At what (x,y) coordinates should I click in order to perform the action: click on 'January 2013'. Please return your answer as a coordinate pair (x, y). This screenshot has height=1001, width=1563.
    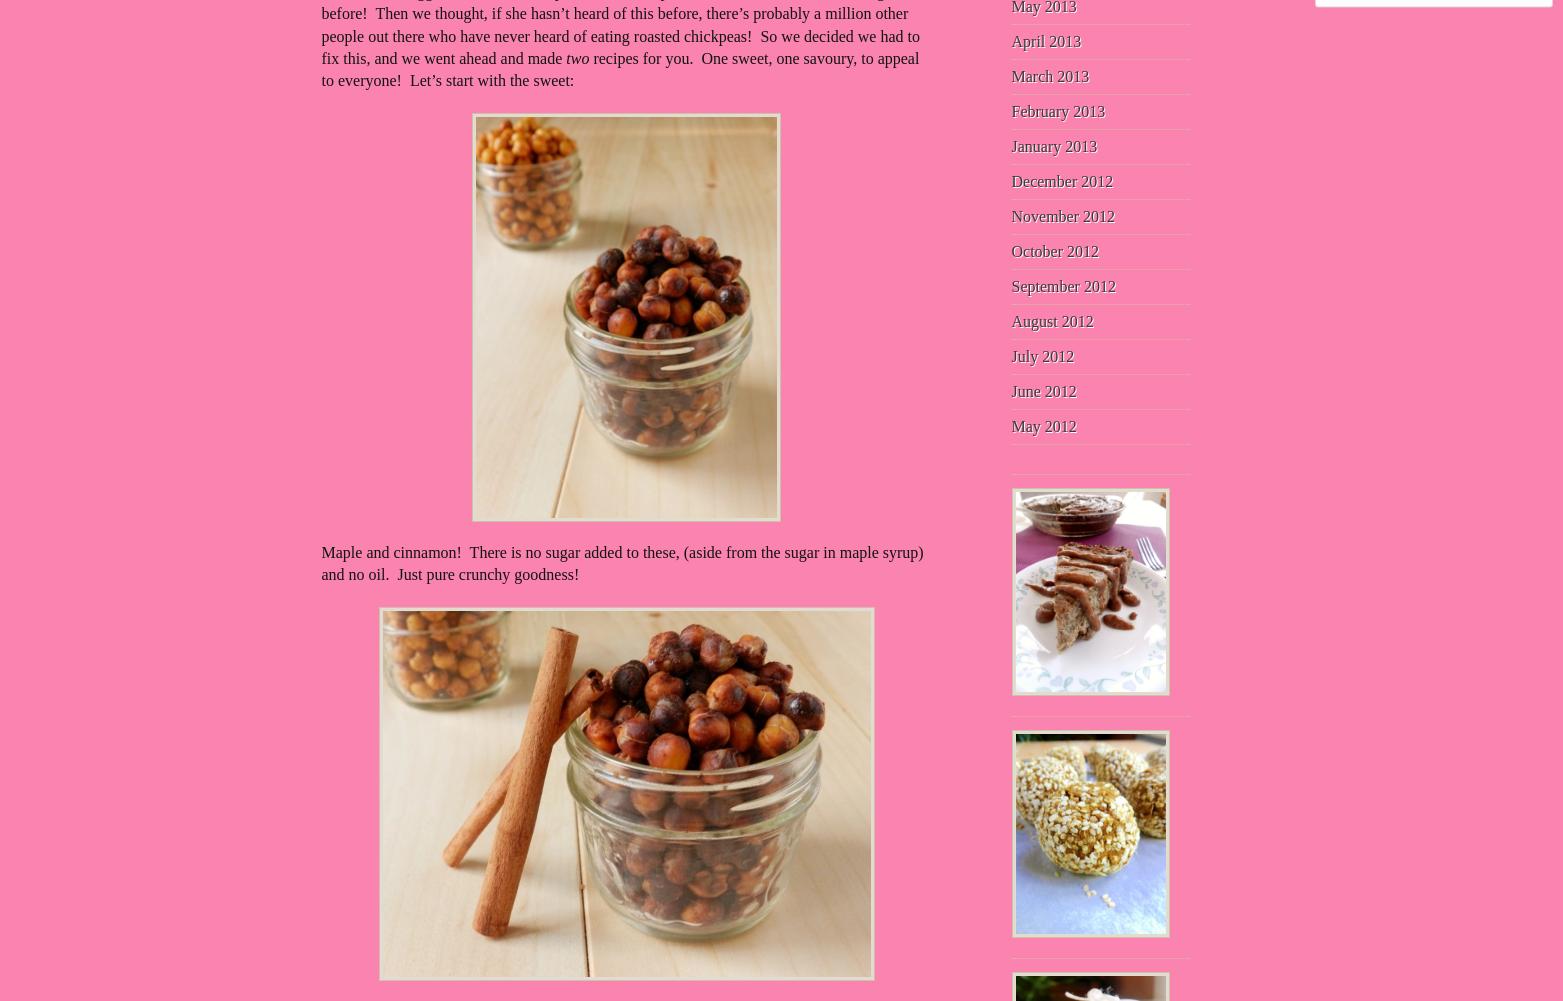
    Looking at the image, I should click on (1053, 145).